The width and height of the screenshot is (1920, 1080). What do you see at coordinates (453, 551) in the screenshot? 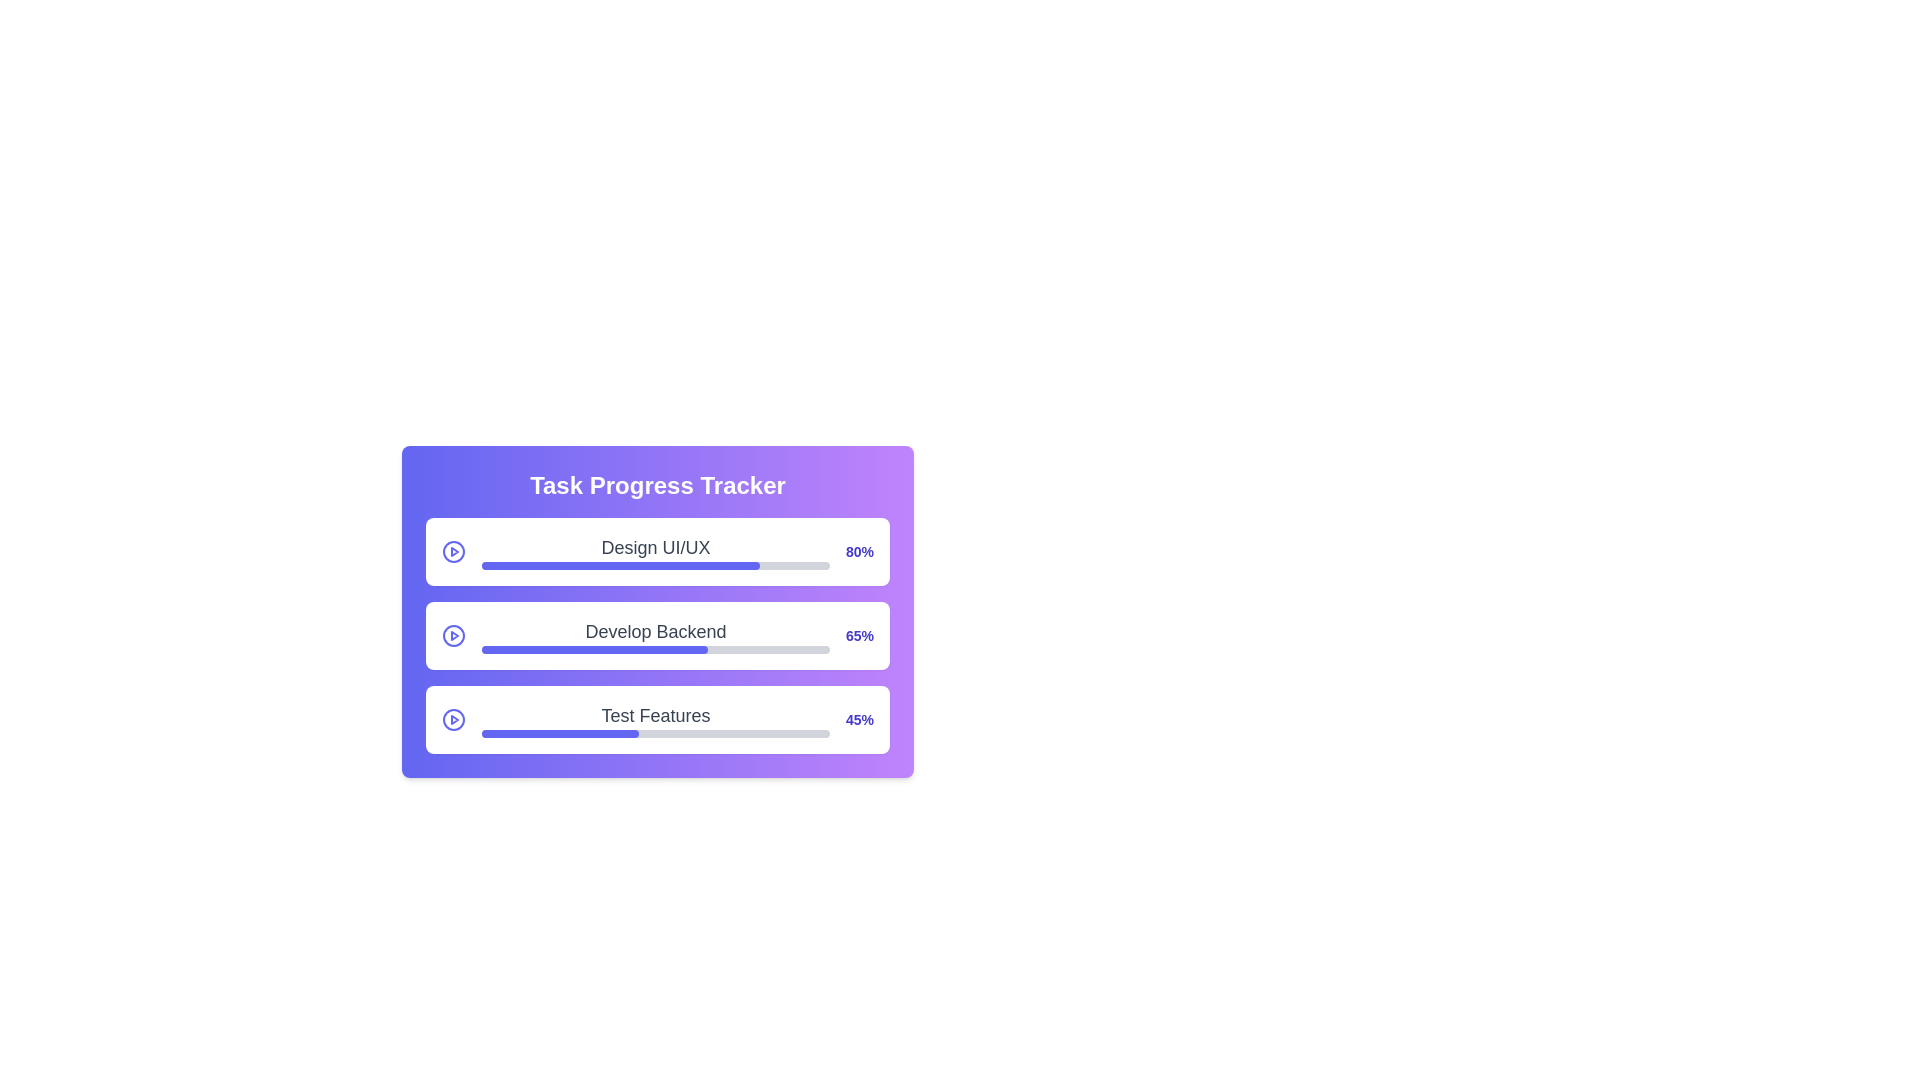
I see `the circular play icon with a hollow outline and triangular play button at its center, located to the far left of the task named 'Design UI/UX'` at bounding box center [453, 551].